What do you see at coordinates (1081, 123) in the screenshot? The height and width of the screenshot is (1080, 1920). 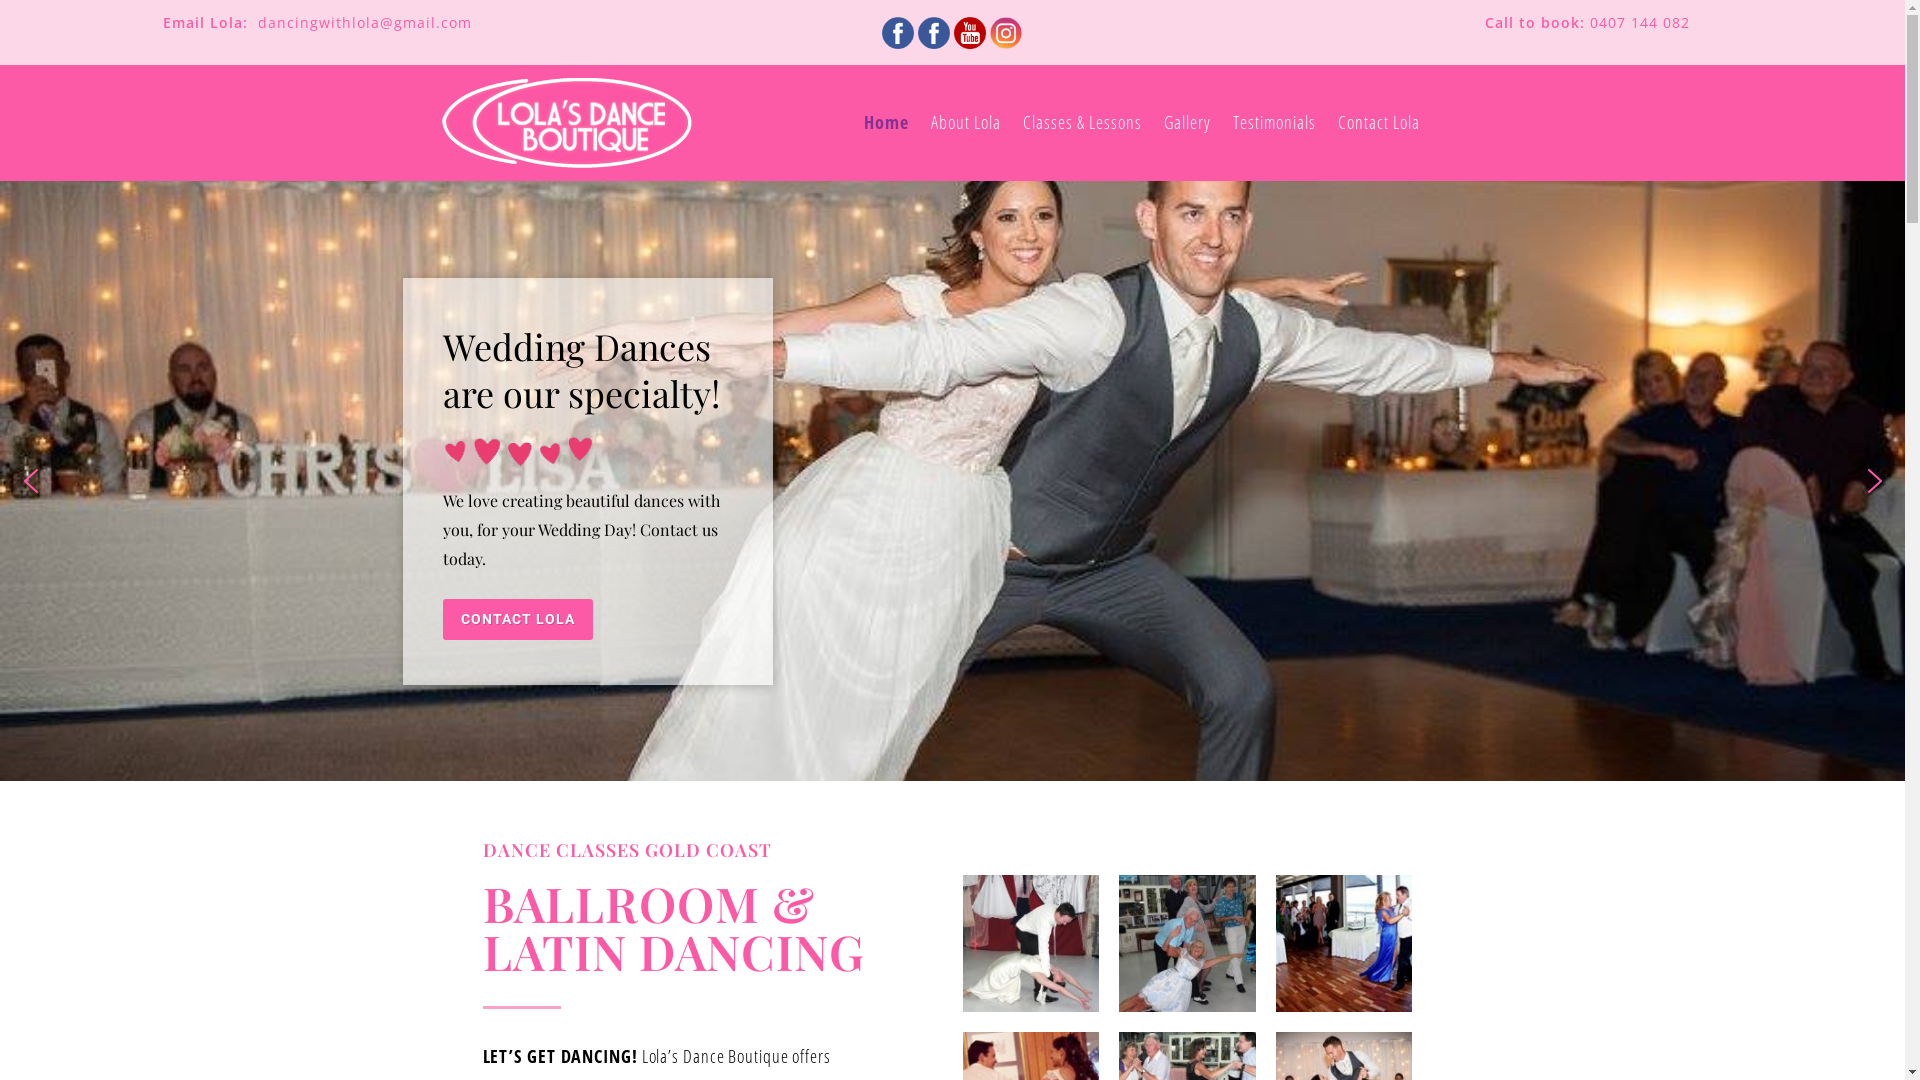 I see `'Classes & Lessons'` at bounding box center [1081, 123].